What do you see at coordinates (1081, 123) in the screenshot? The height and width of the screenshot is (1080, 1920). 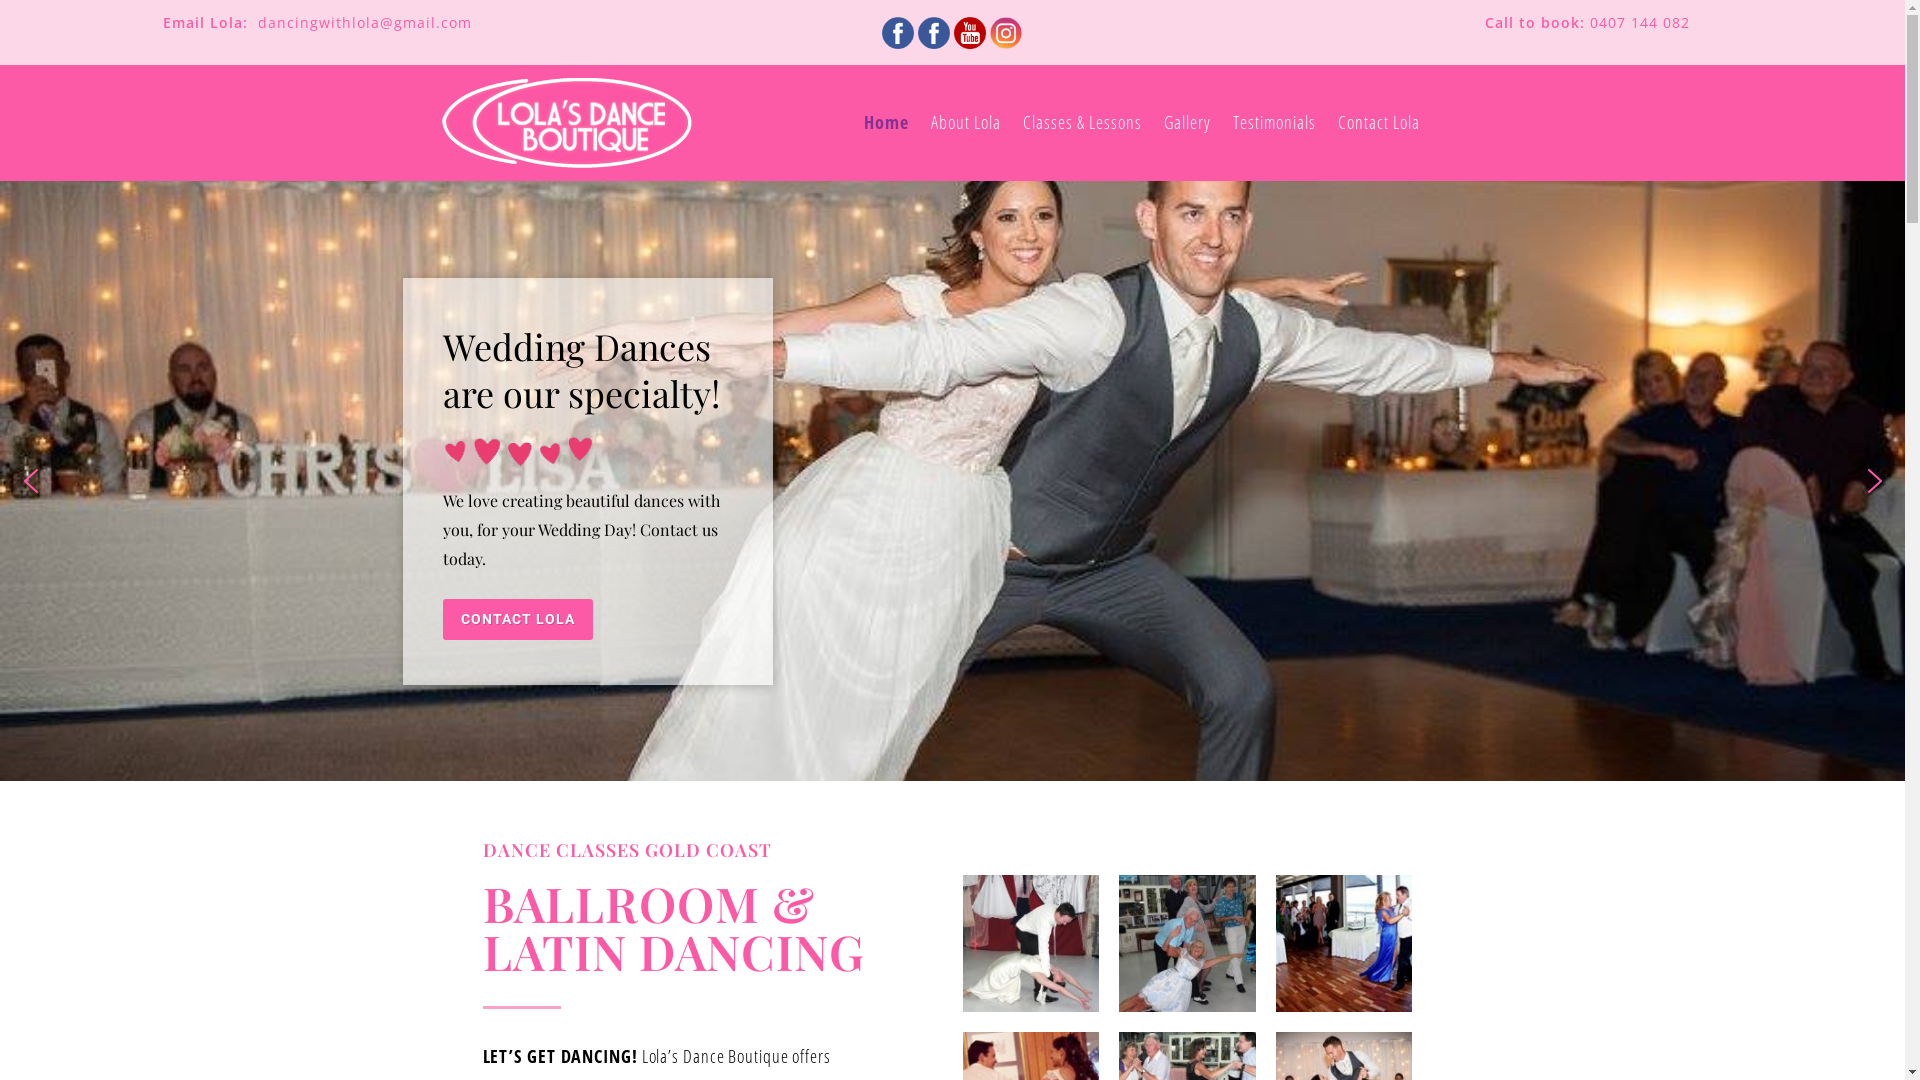 I see `'Classes & Lessons'` at bounding box center [1081, 123].